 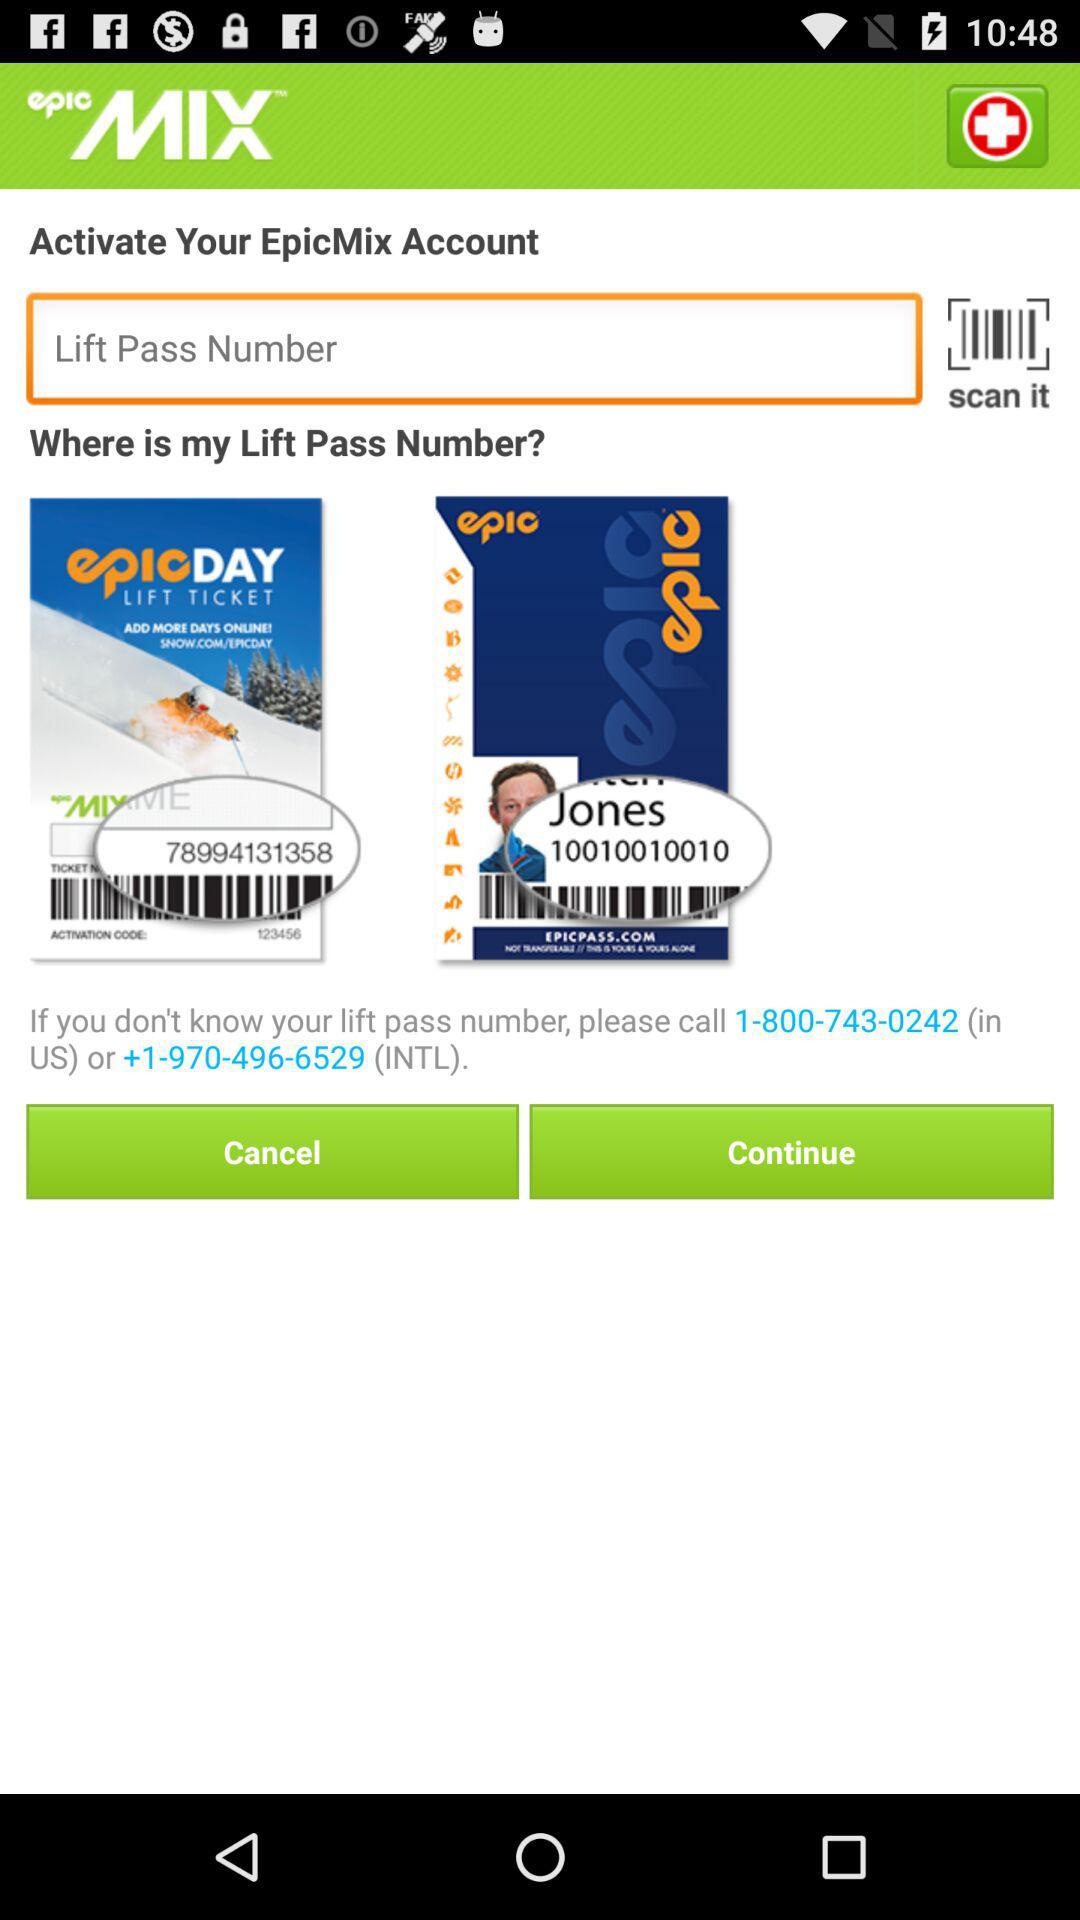 What do you see at coordinates (790, 1151) in the screenshot?
I see `the button to the right of cancel` at bounding box center [790, 1151].